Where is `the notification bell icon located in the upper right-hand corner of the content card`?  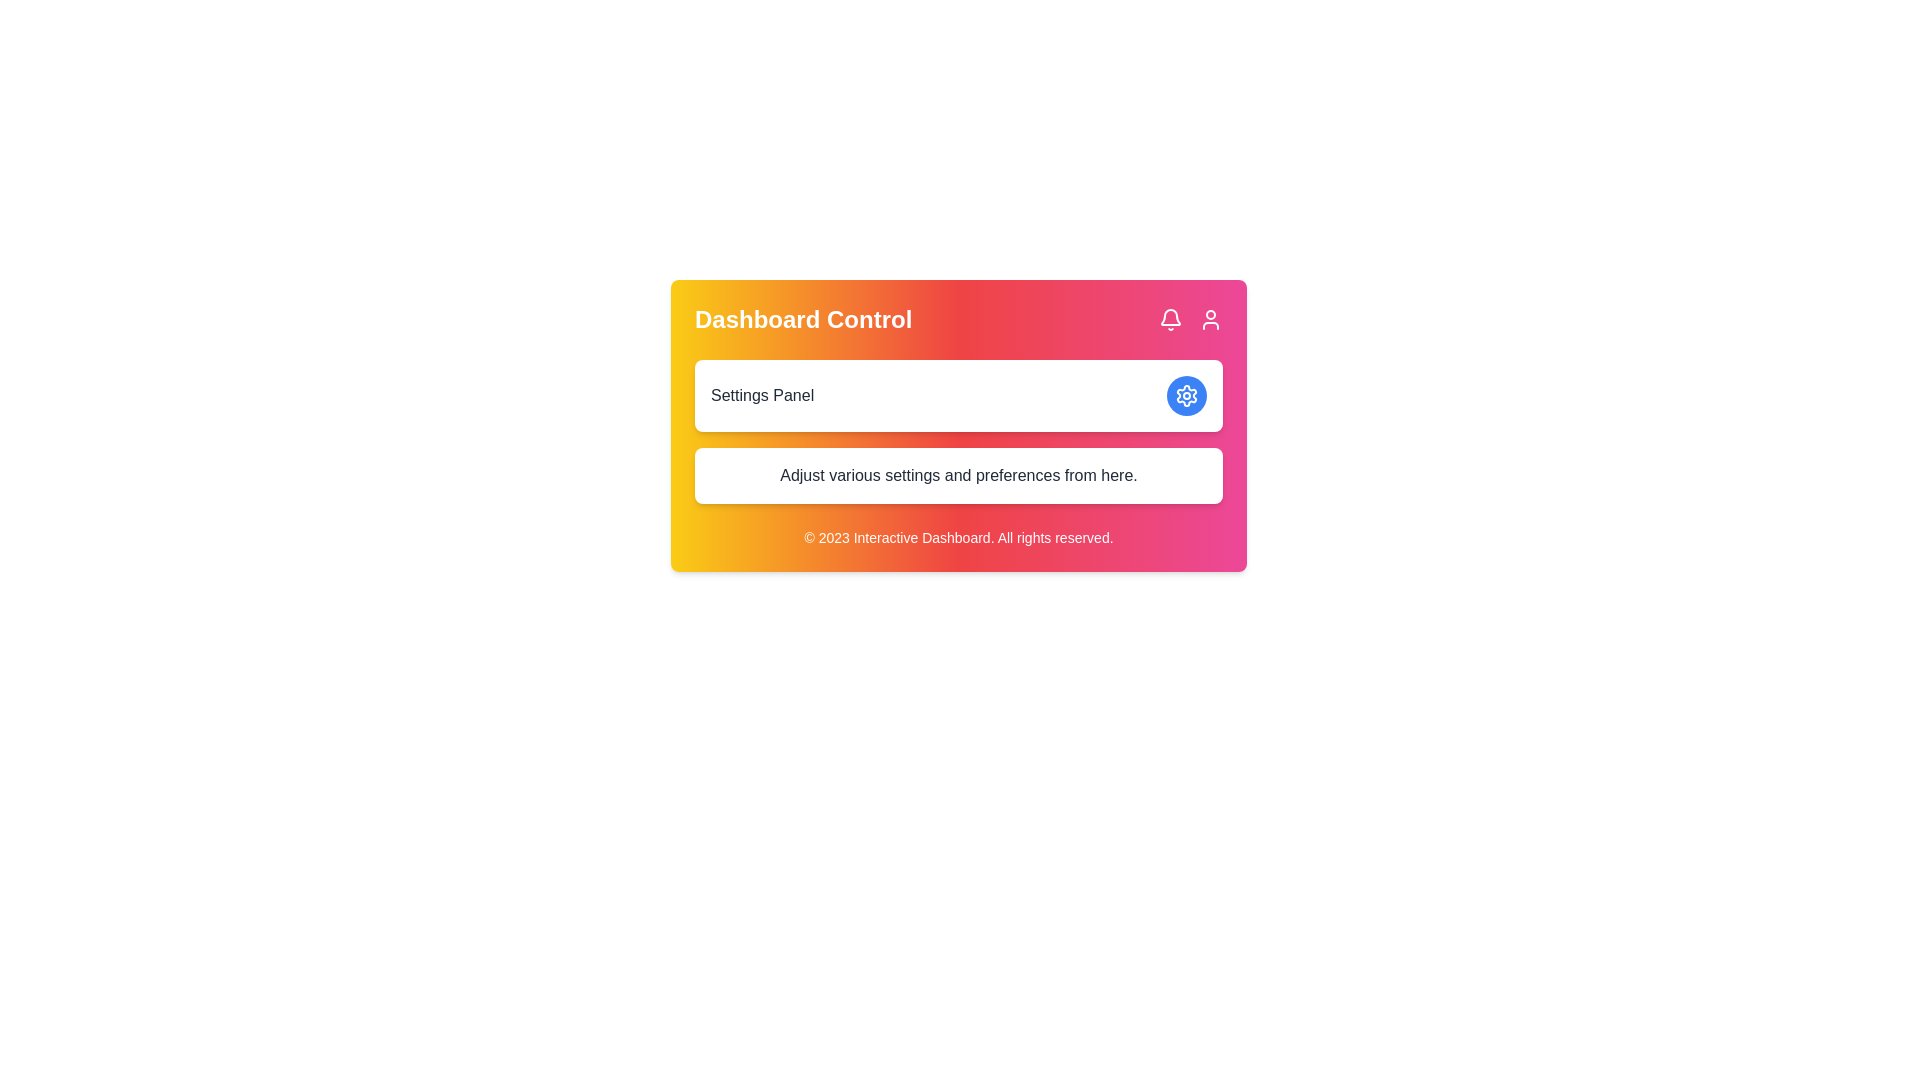 the notification bell icon located in the upper right-hand corner of the content card is located at coordinates (1171, 316).